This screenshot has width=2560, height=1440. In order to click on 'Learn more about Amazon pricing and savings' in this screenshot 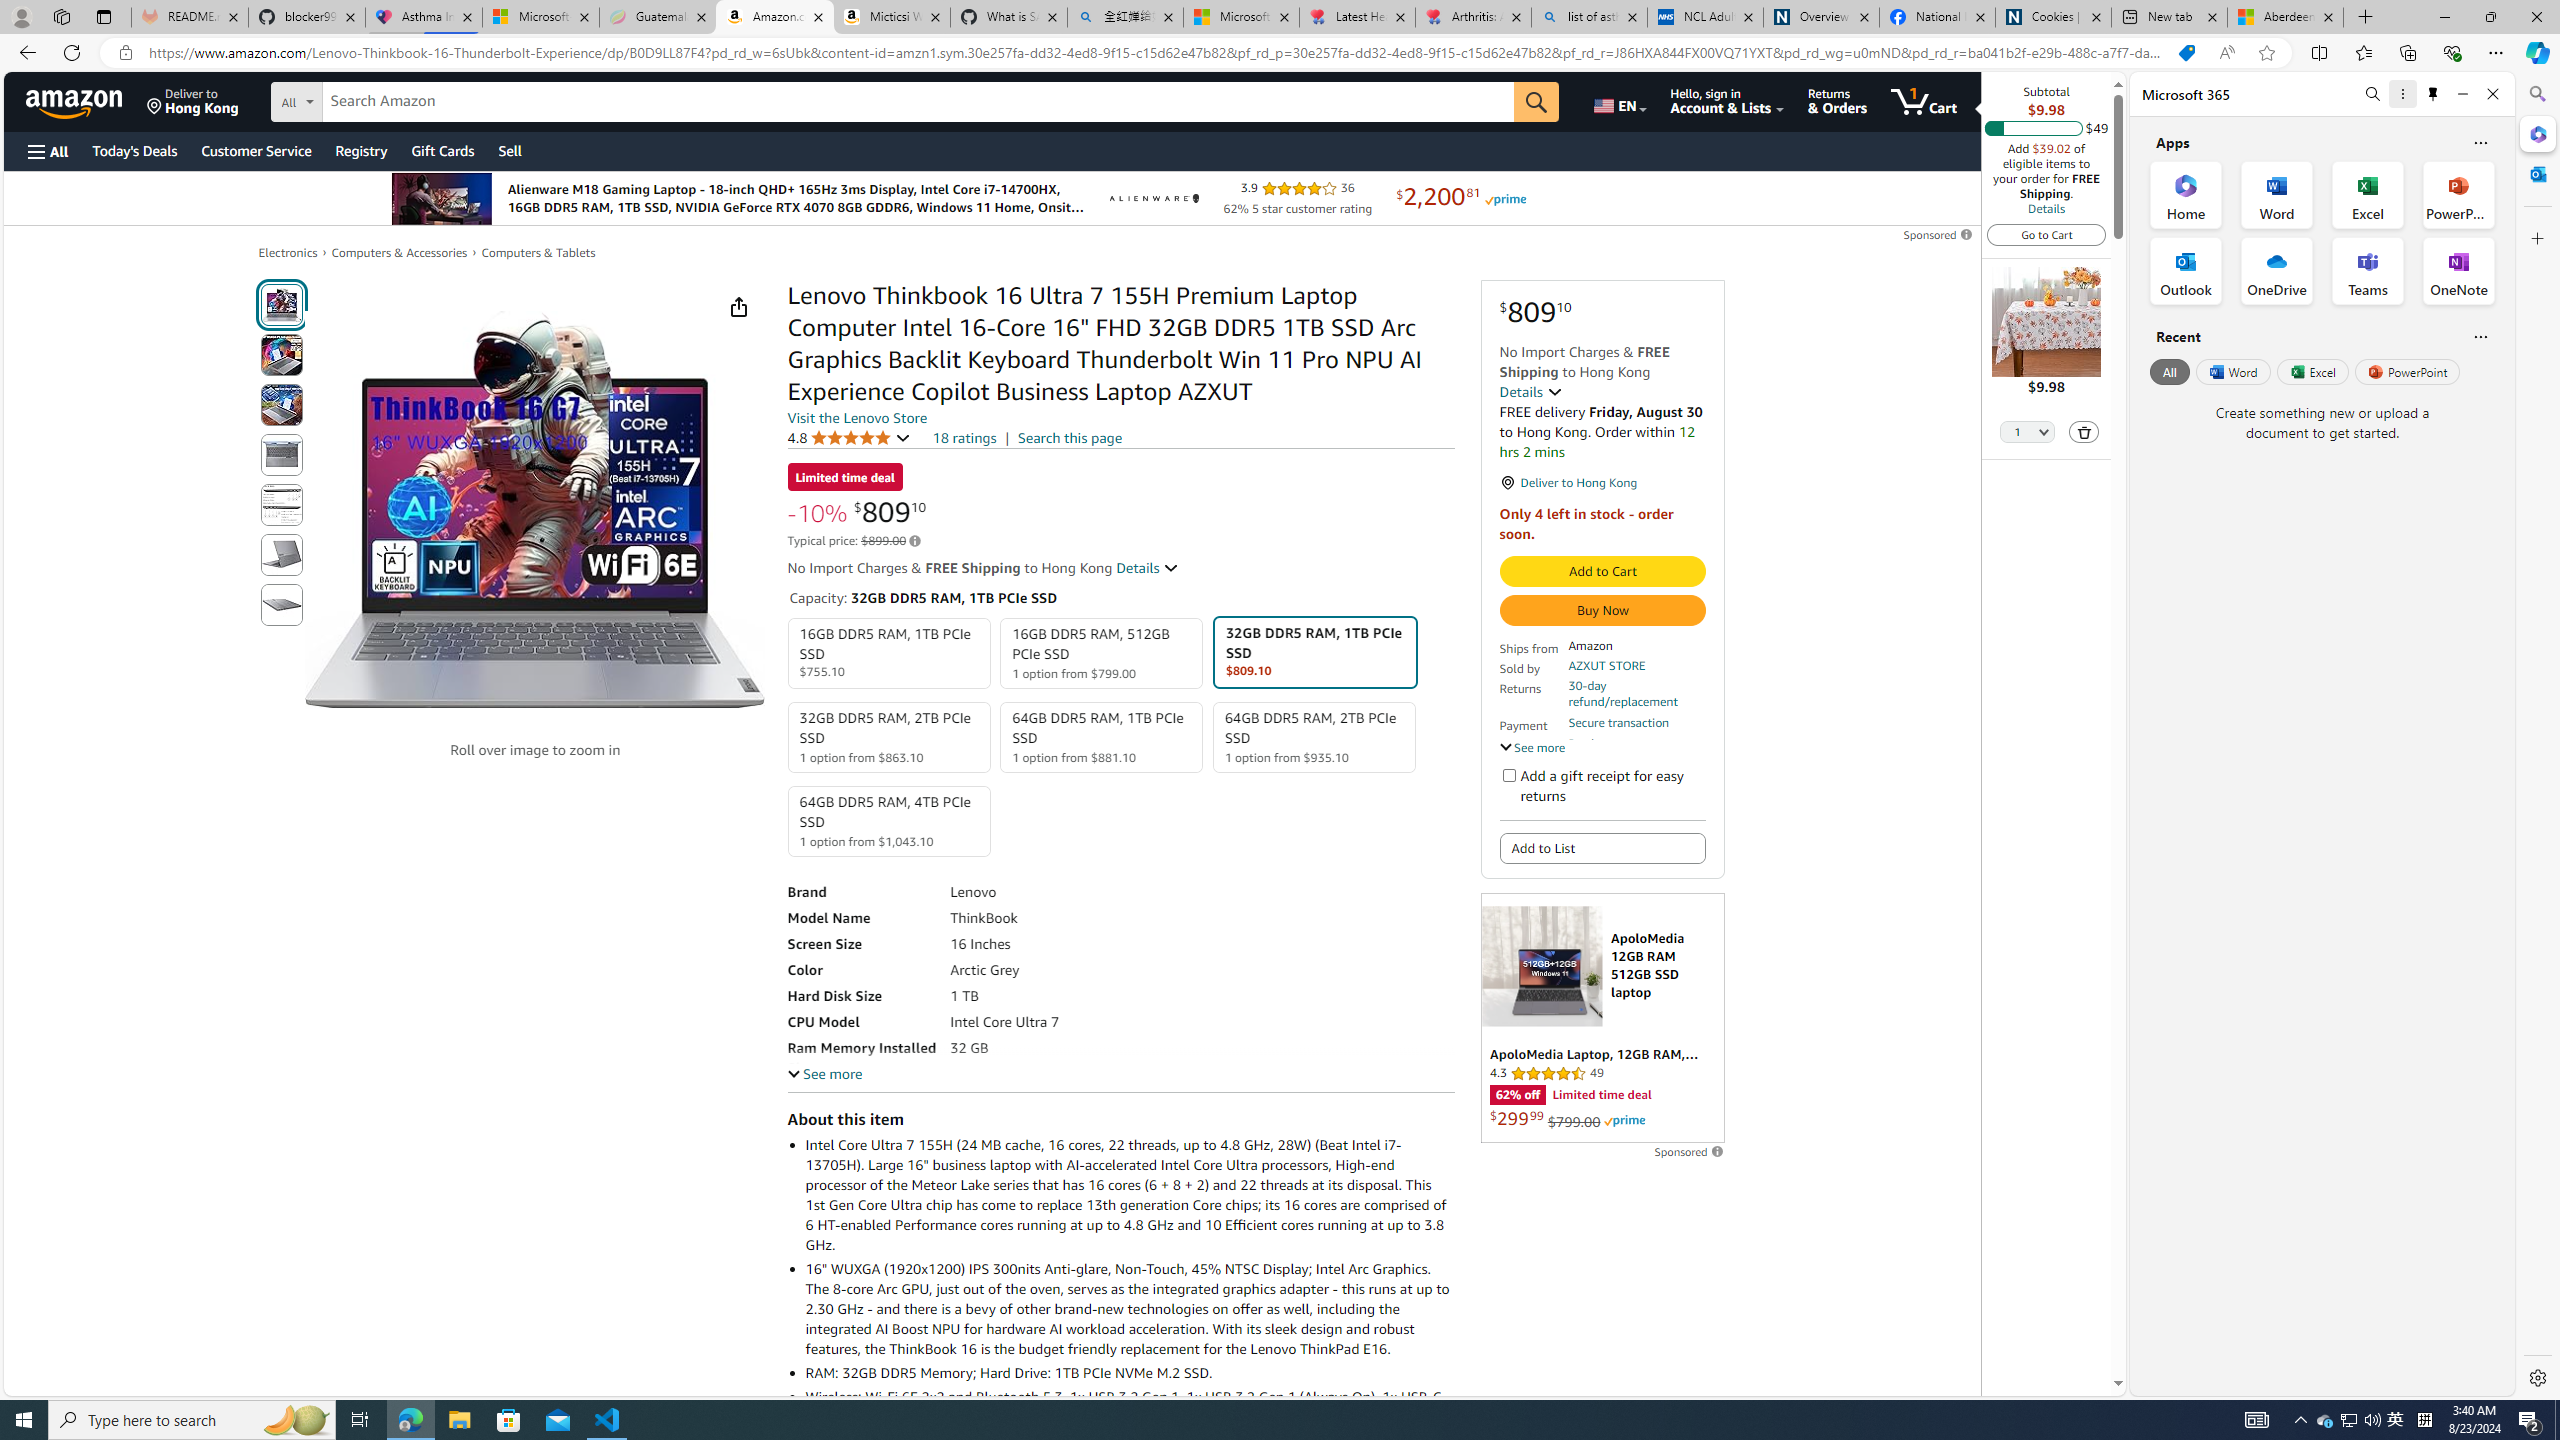, I will do `click(914, 540)`.